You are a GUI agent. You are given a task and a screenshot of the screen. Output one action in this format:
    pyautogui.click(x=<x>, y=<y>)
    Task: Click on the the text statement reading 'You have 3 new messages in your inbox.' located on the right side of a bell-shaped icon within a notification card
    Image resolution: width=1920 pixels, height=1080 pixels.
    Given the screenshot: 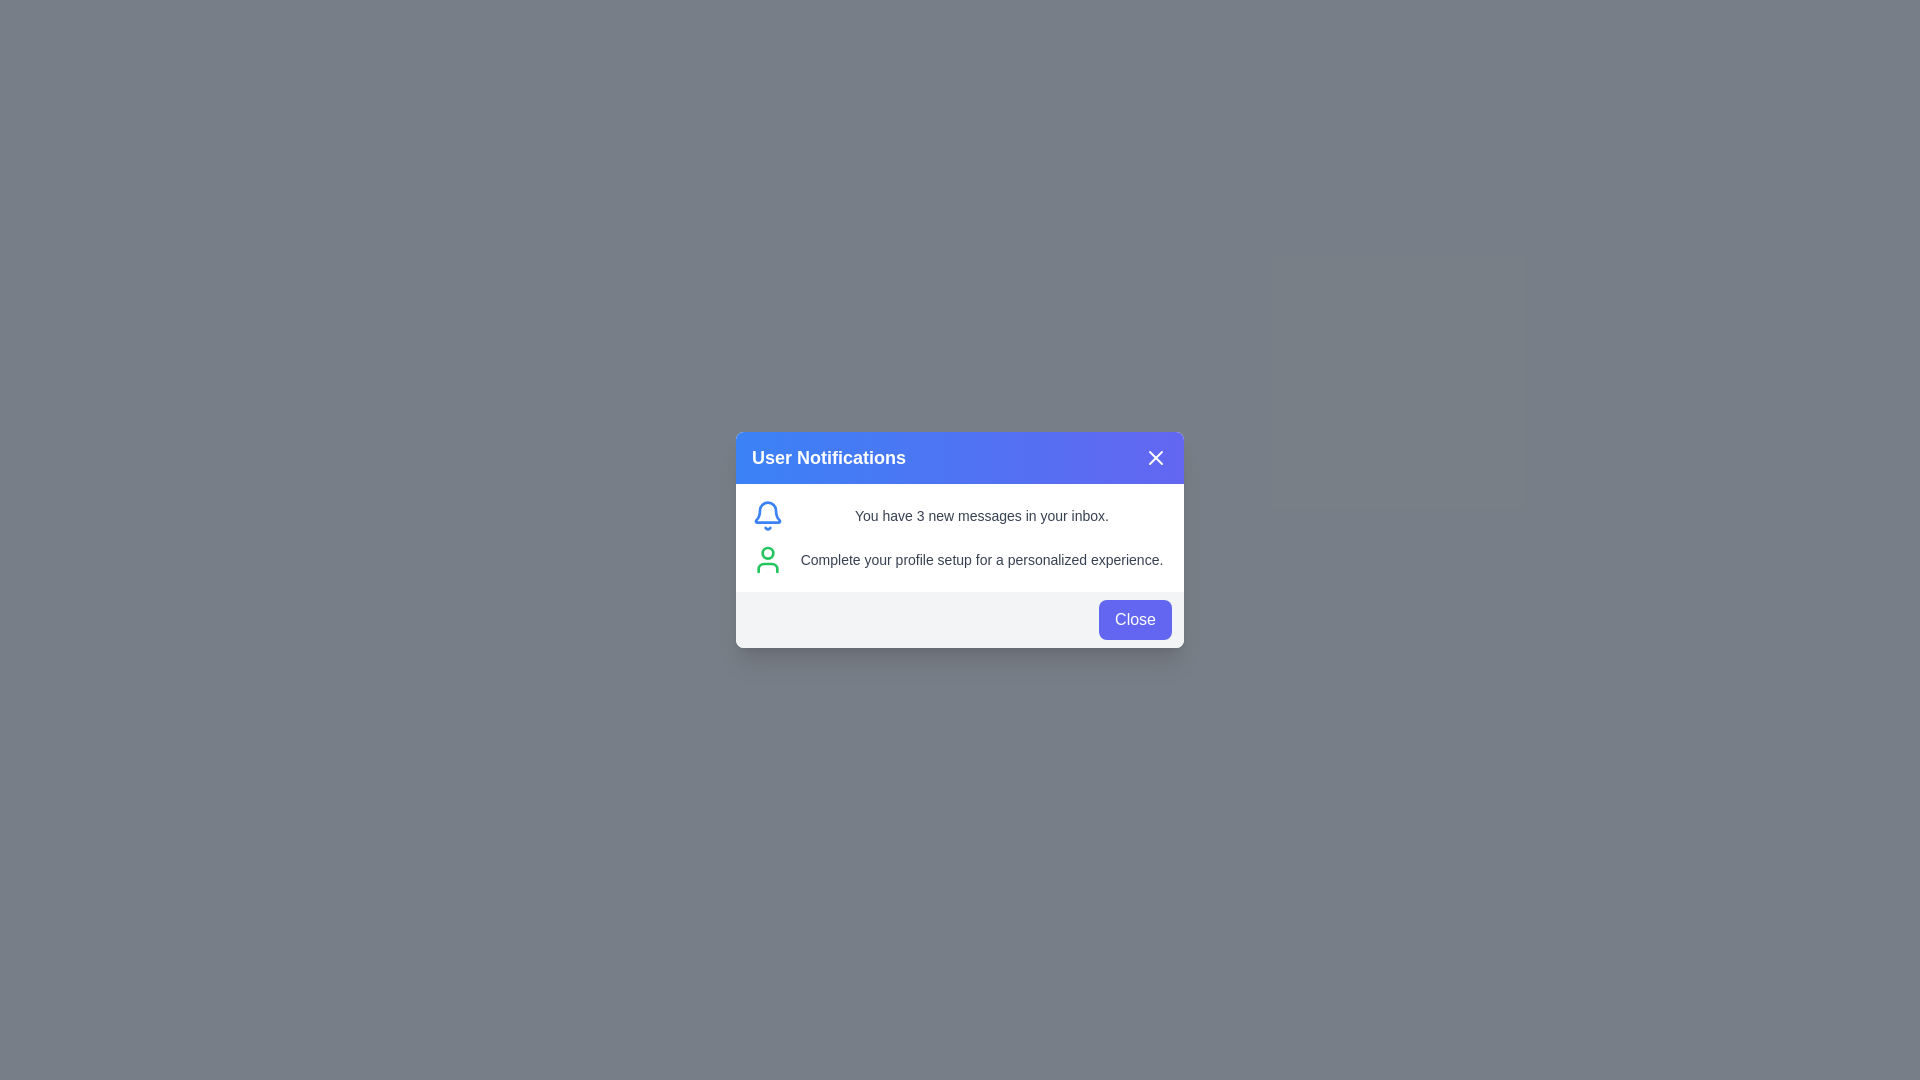 What is the action you would take?
    pyautogui.click(x=982, y=515)
    